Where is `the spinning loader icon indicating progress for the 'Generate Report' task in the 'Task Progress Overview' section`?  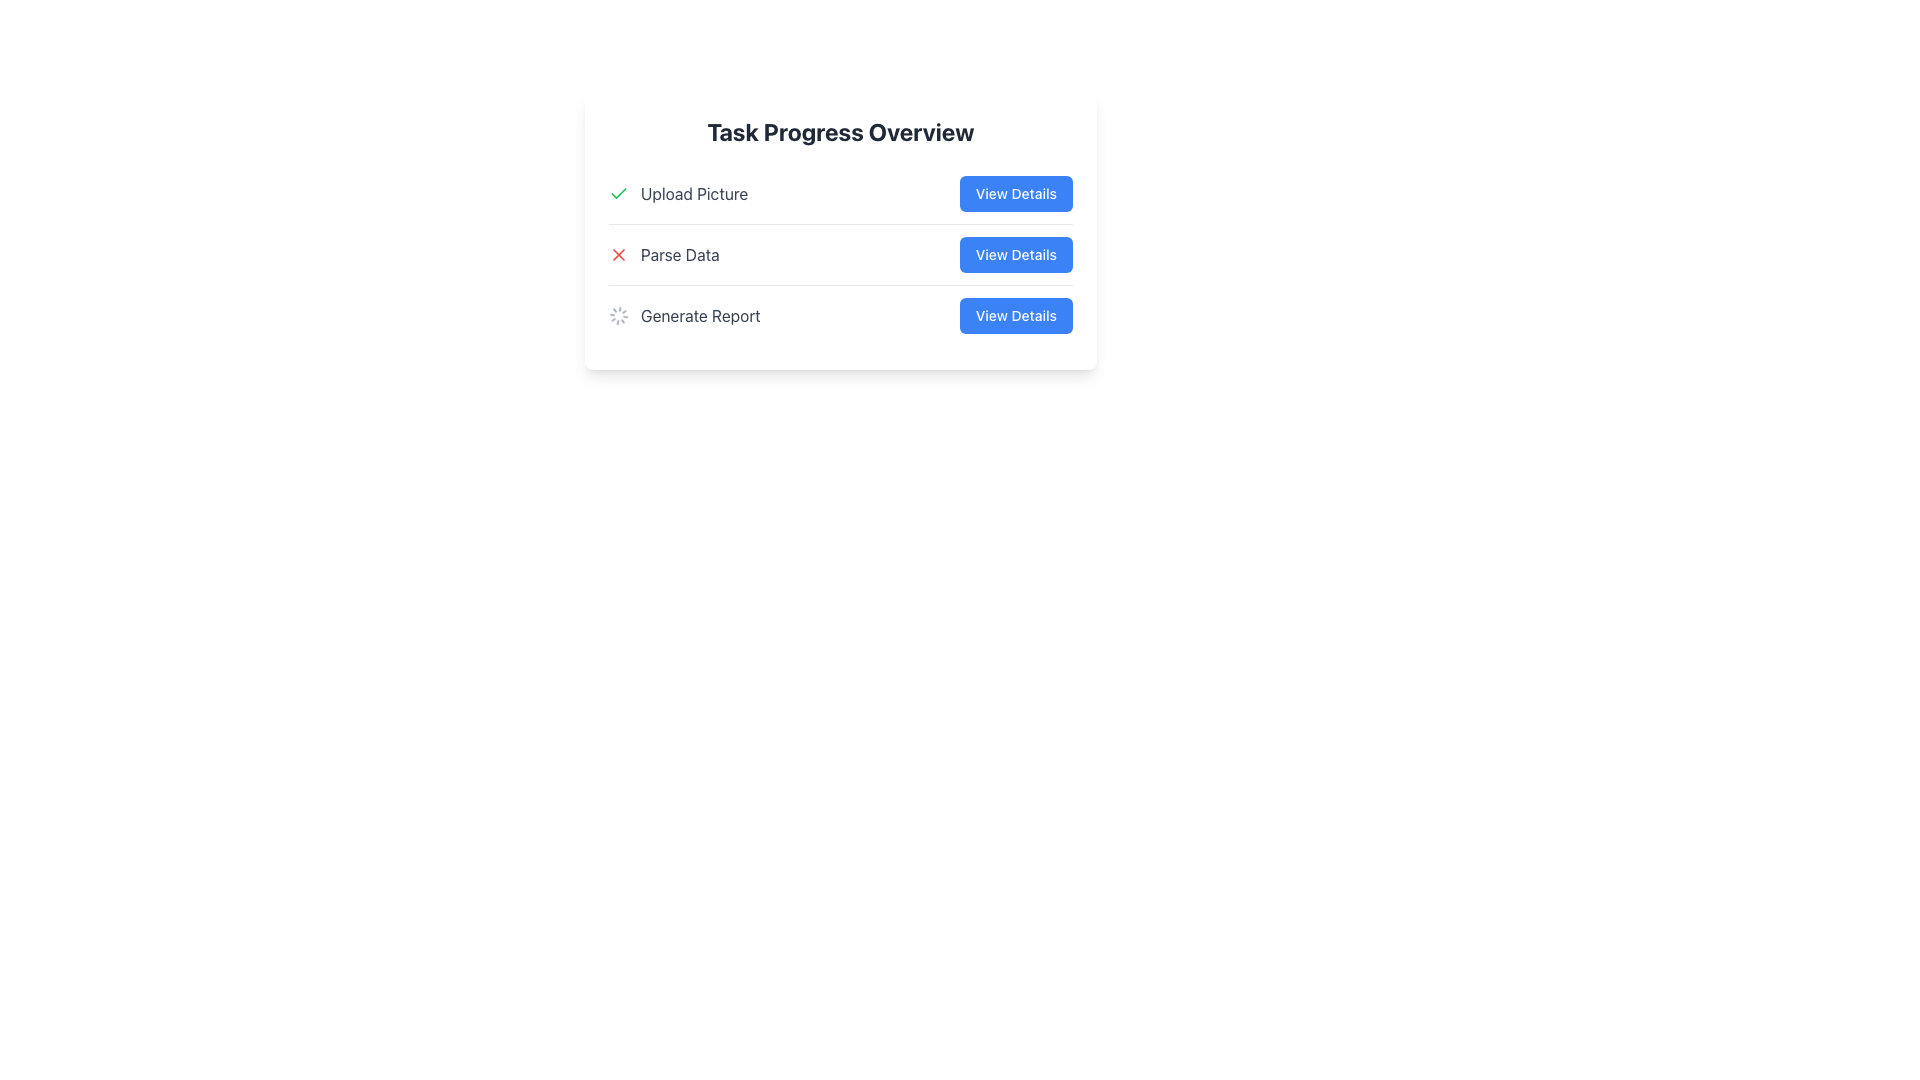 the spinning loader icon indicating progress for the 'Generate Report' task in the 'Task Progress Overview' section is located at coordinates (840, 315).